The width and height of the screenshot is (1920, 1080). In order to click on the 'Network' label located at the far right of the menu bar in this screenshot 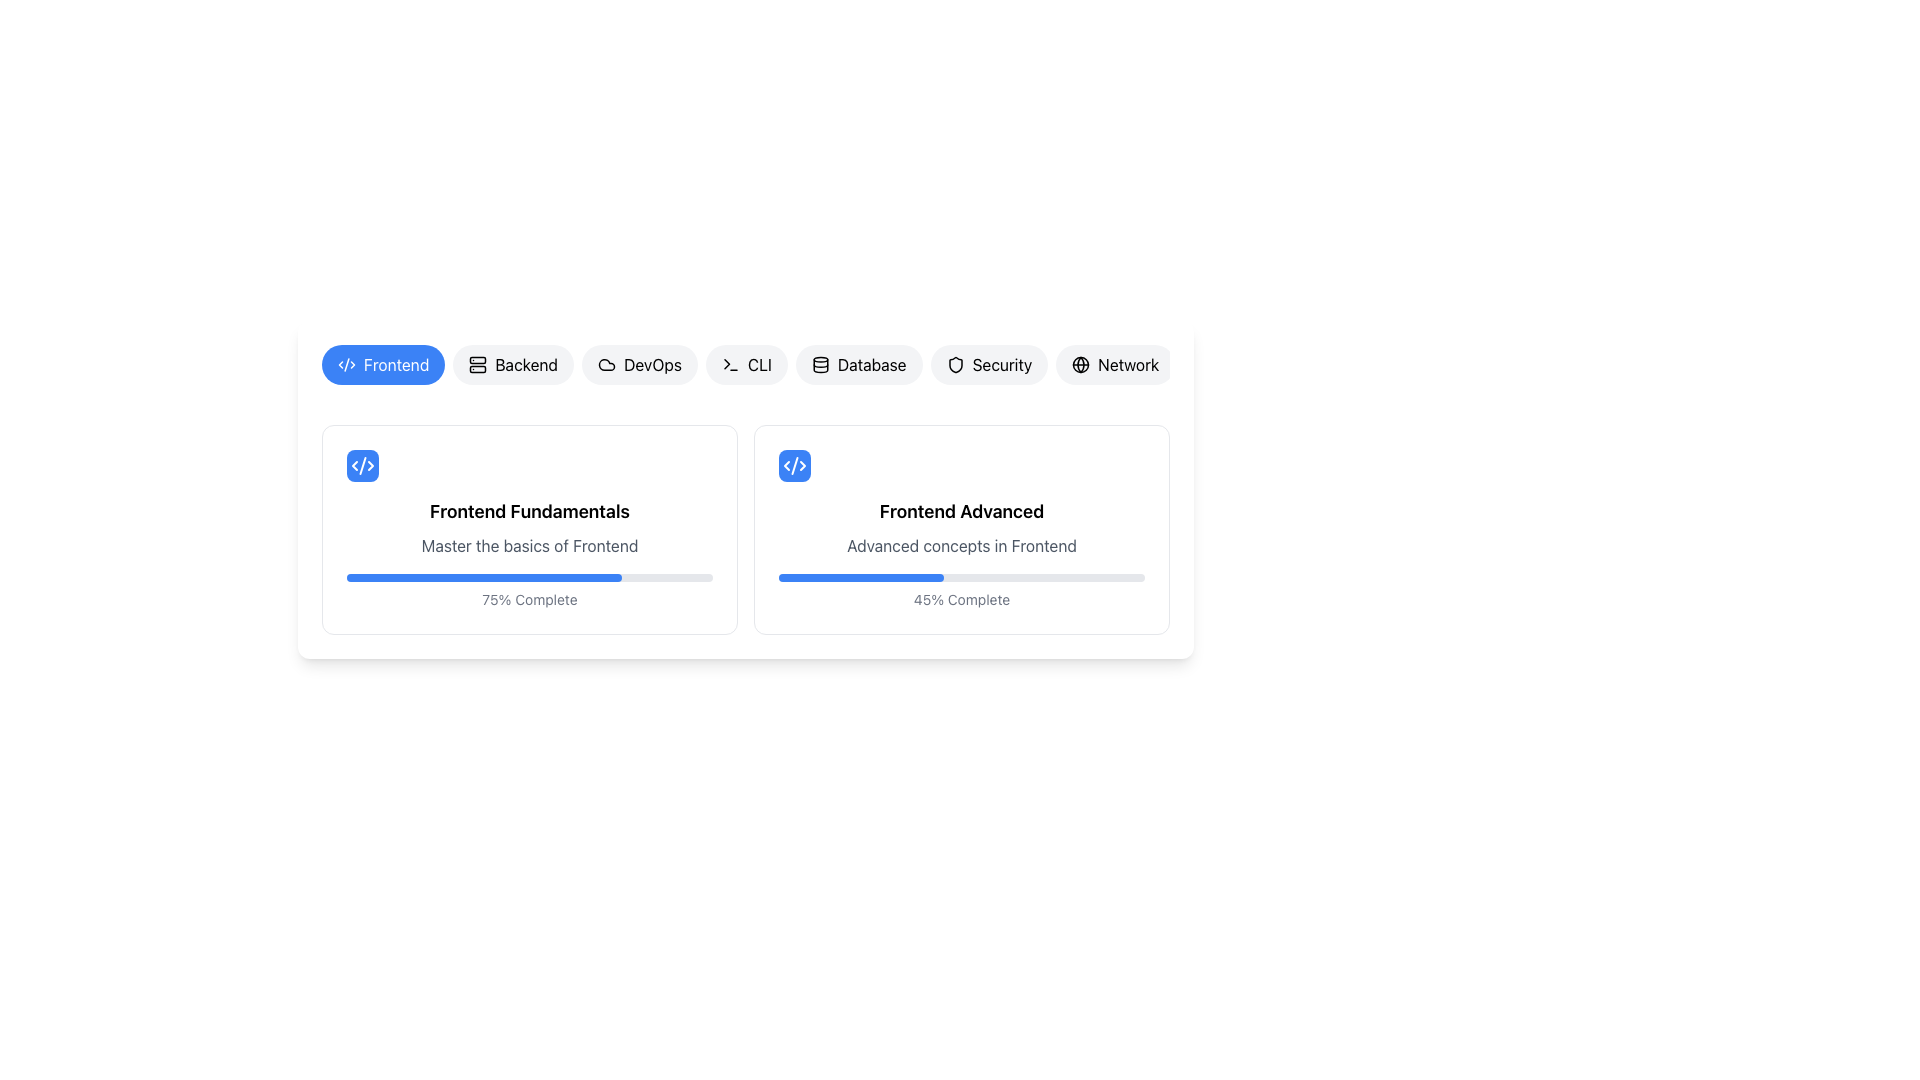, I will do `click(1128, 365)`.